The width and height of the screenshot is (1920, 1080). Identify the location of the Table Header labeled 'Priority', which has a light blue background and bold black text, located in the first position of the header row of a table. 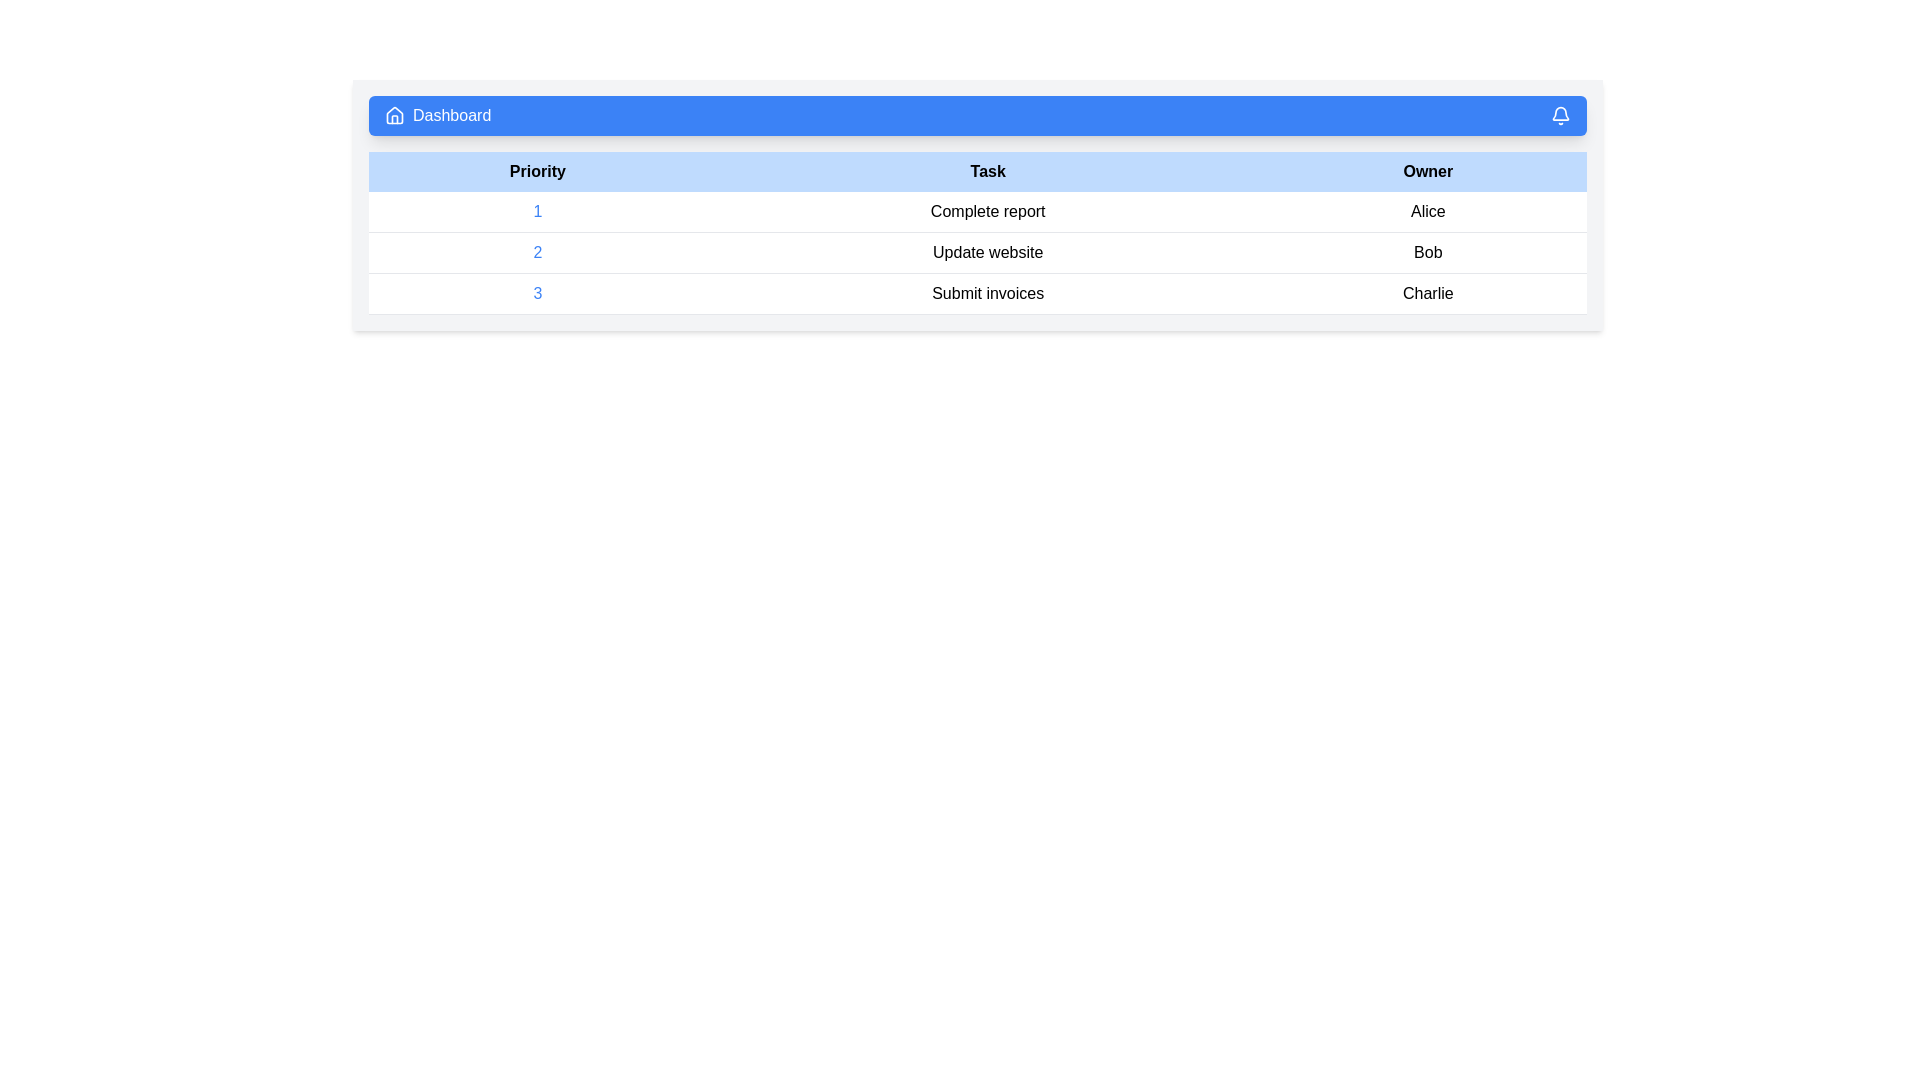
(537, 171).